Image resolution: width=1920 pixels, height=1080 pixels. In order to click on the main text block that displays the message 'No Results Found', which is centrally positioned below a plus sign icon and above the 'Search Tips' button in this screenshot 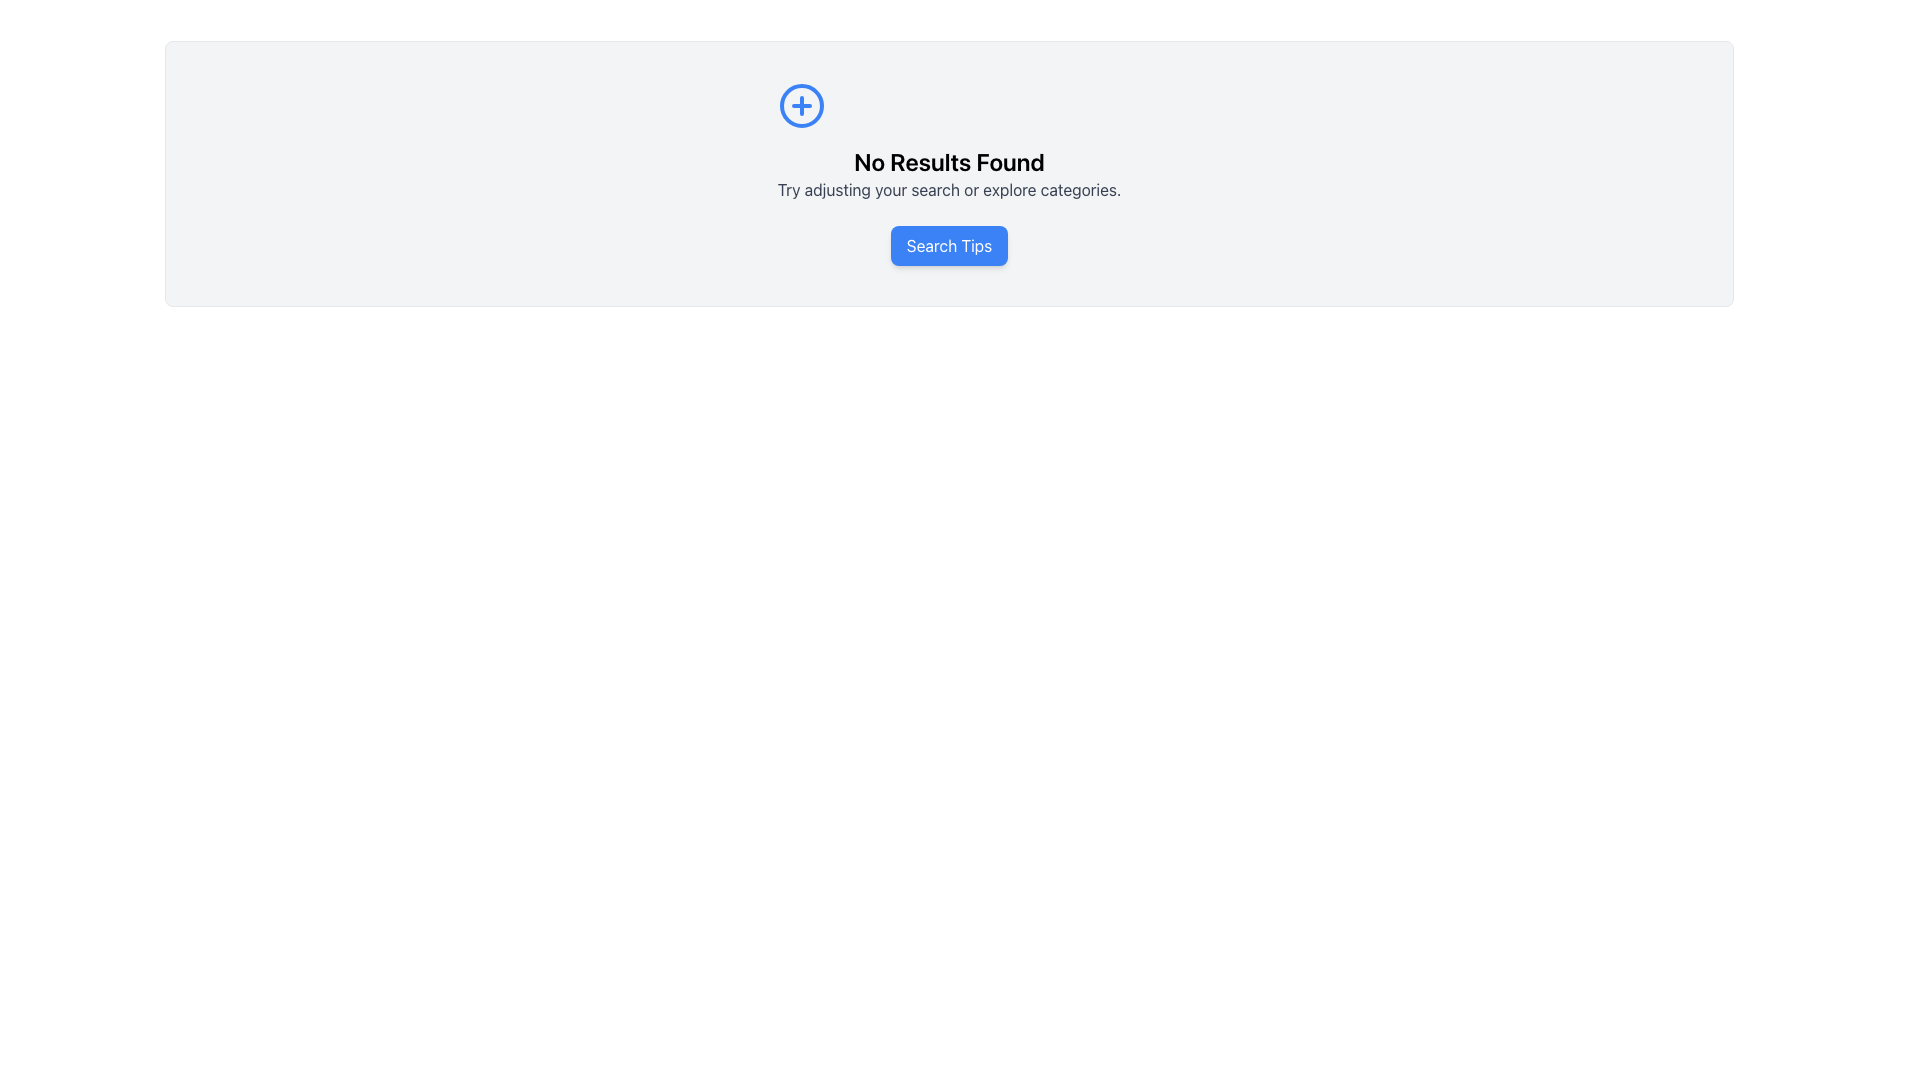, I will do `click(948, 172)`.